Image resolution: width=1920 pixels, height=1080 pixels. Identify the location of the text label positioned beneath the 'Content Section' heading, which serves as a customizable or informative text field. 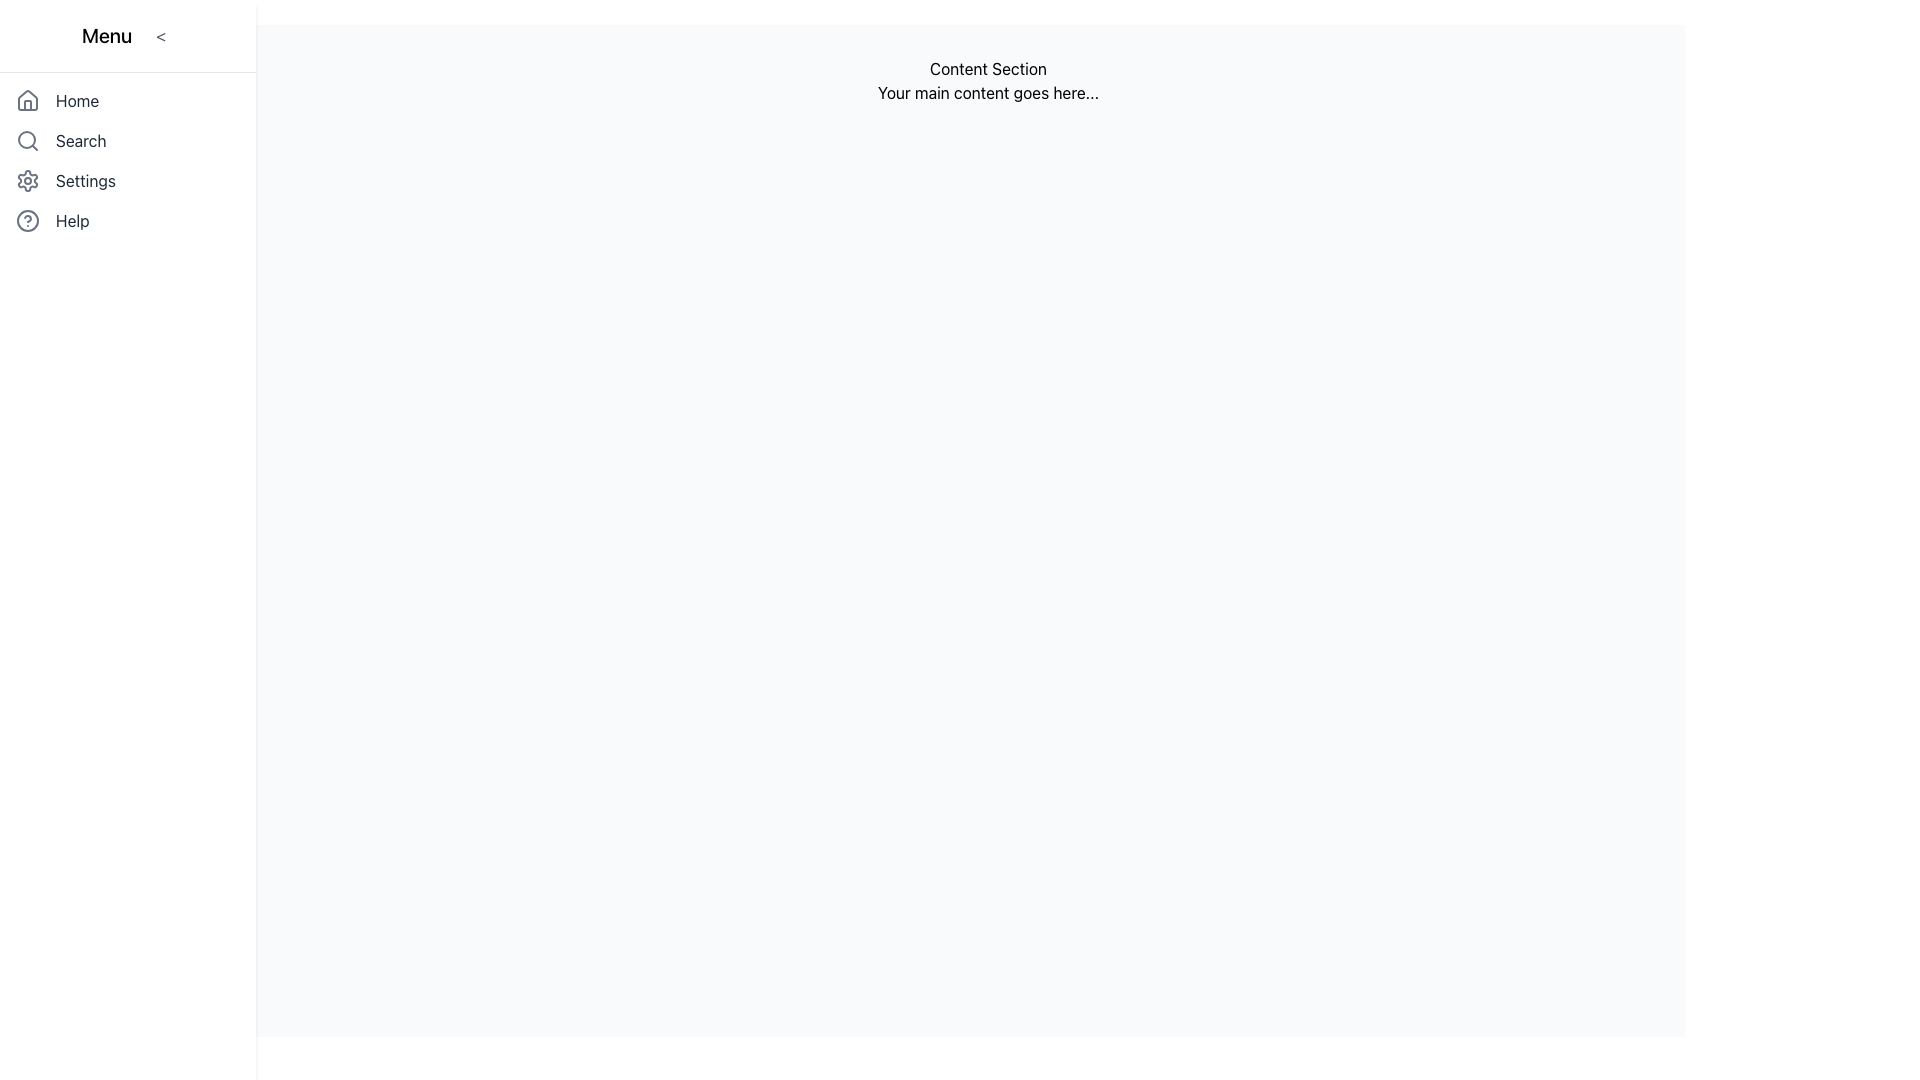
(988, 92).